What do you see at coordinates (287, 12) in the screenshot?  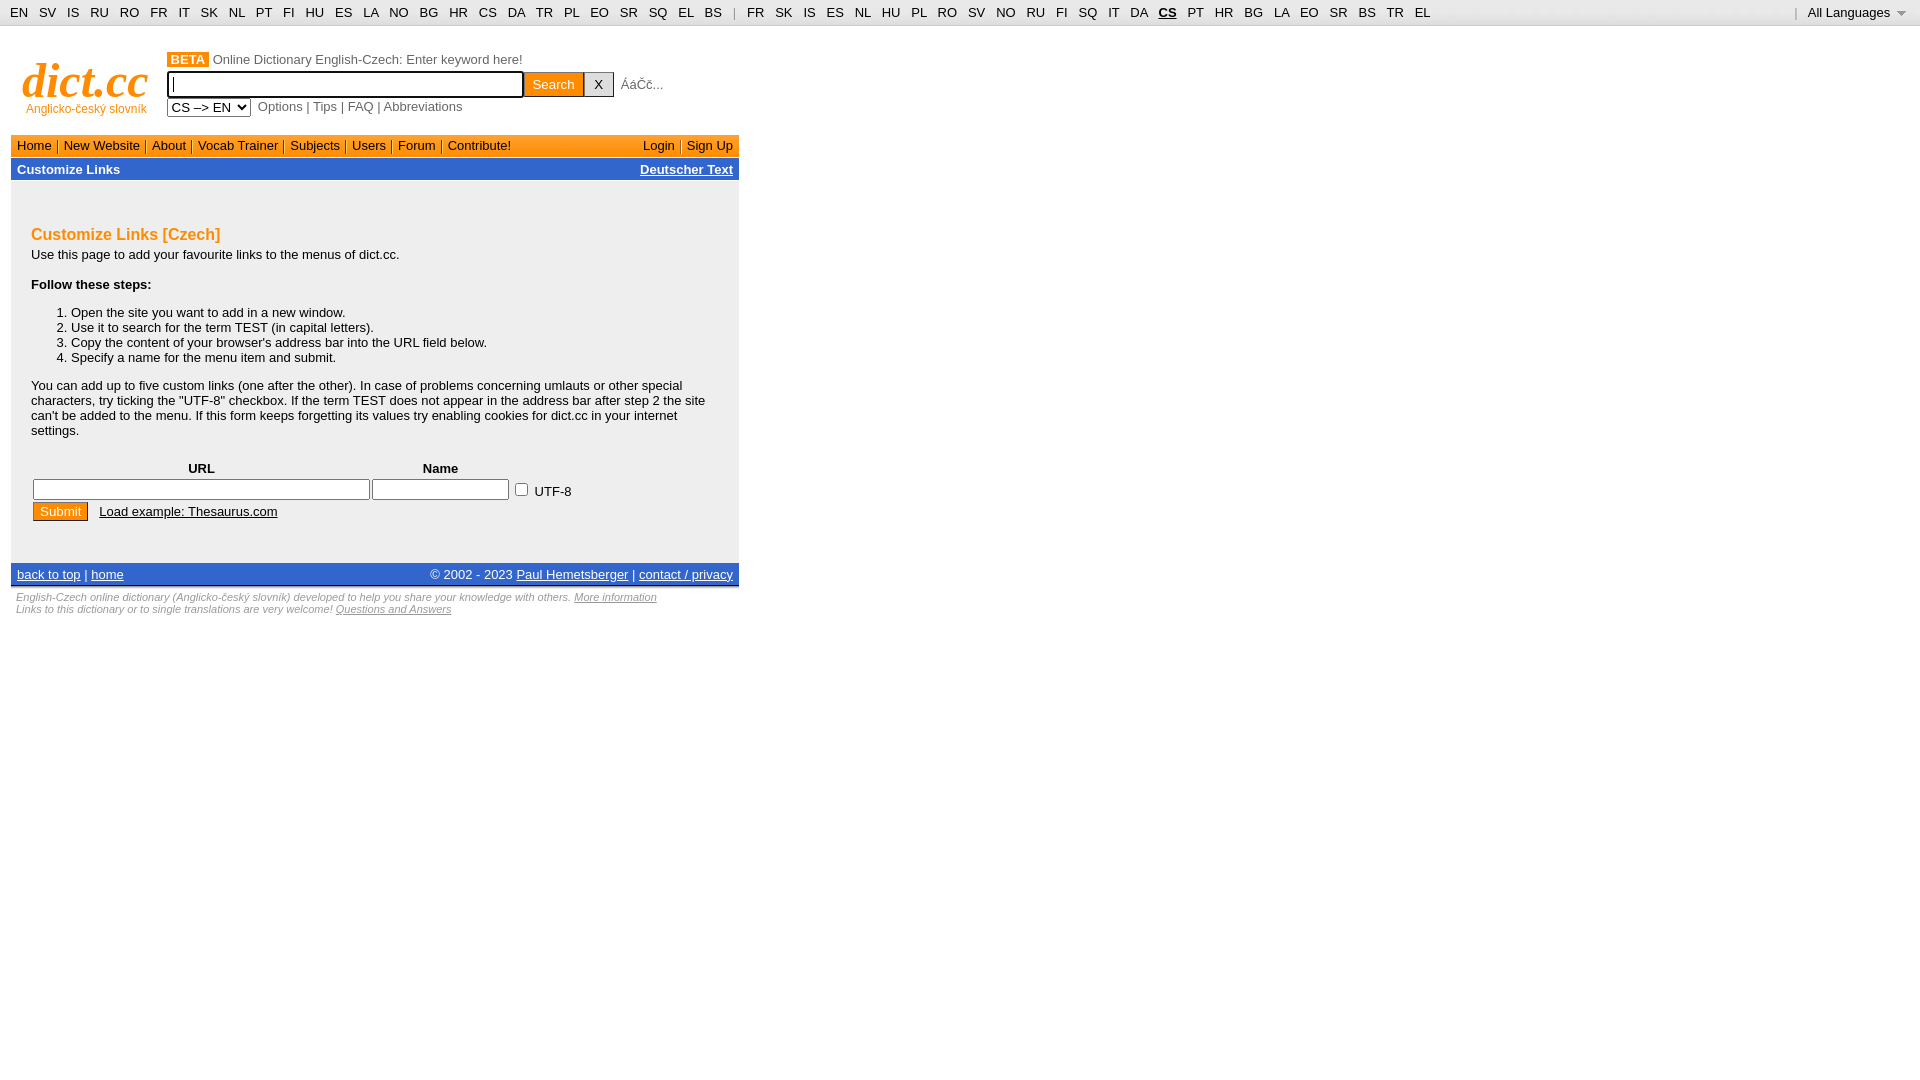 I see `'FI'` at bounding box center [287, 12].